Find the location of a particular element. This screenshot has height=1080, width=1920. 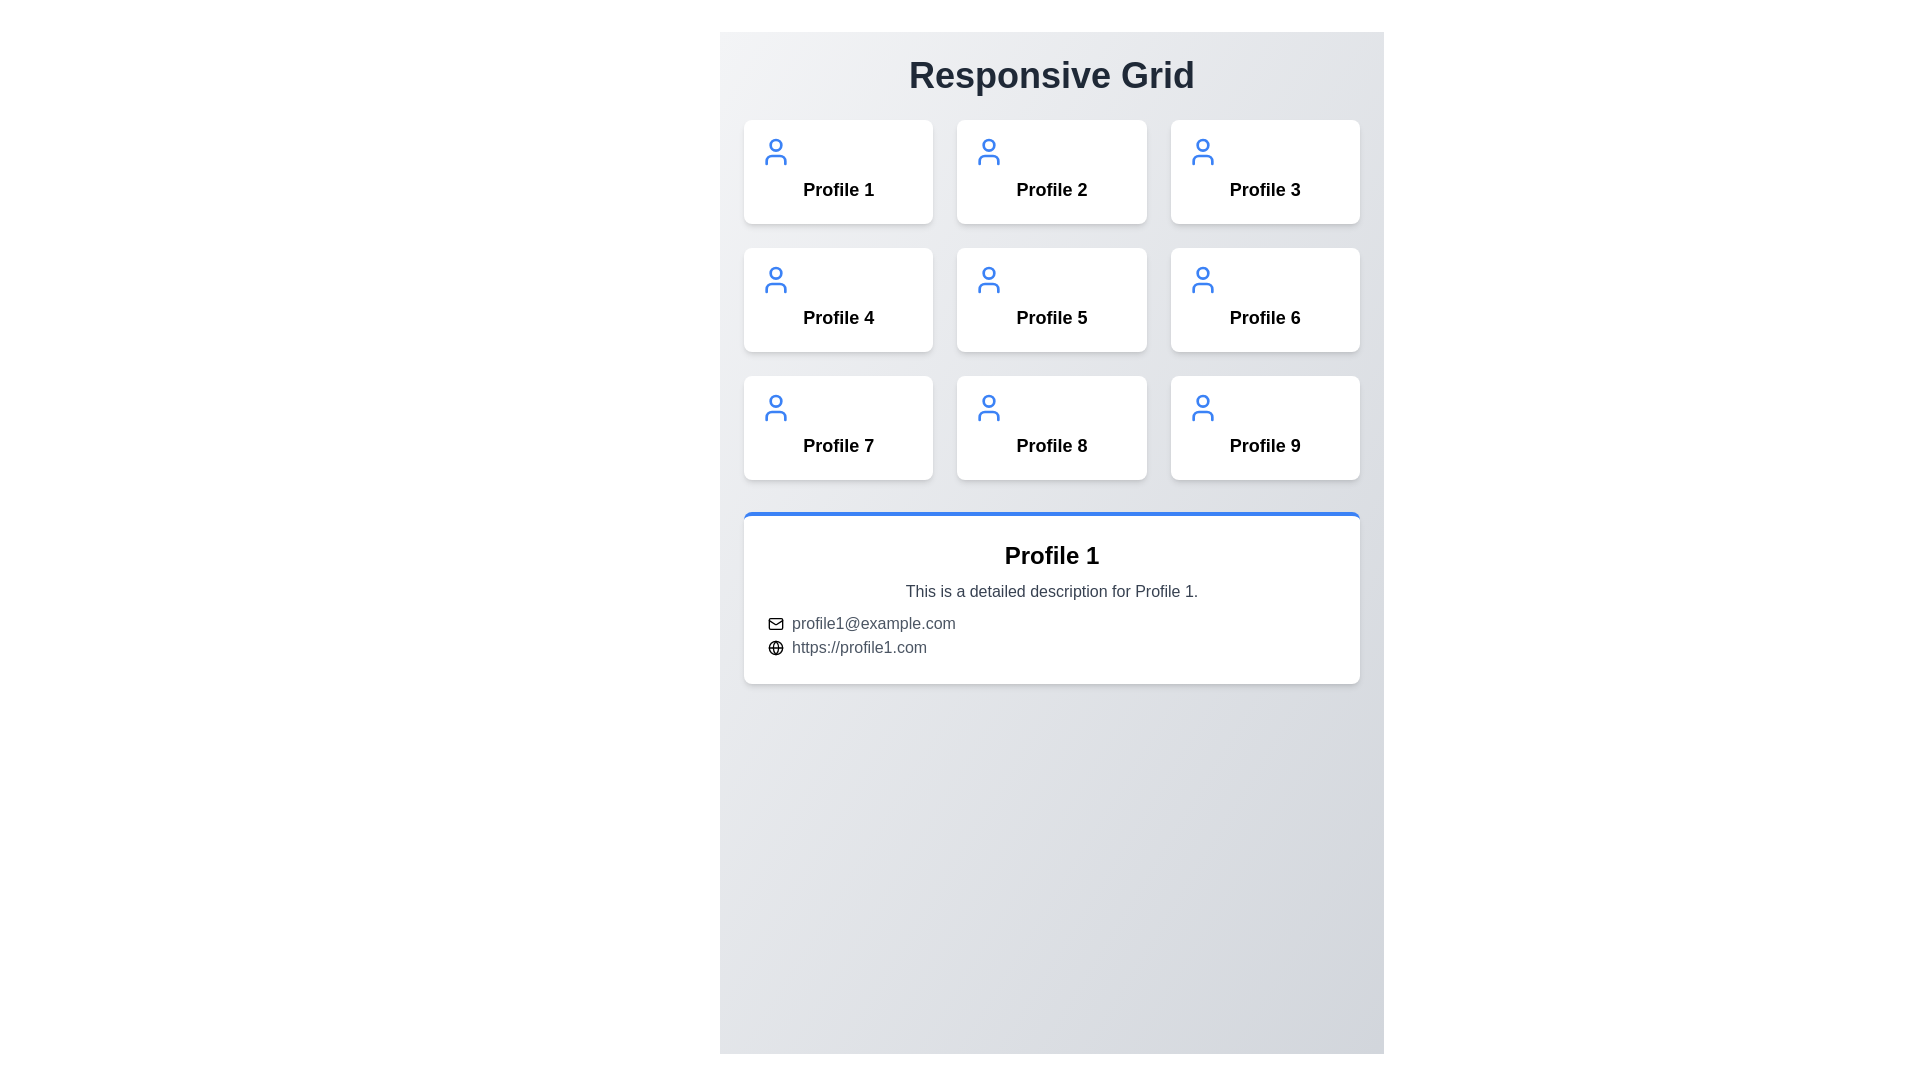

the profile card labeled 'Profile 6' located in the second row and third column under the heading 'Responsive Grid' is located at coordinates (1264, 300).